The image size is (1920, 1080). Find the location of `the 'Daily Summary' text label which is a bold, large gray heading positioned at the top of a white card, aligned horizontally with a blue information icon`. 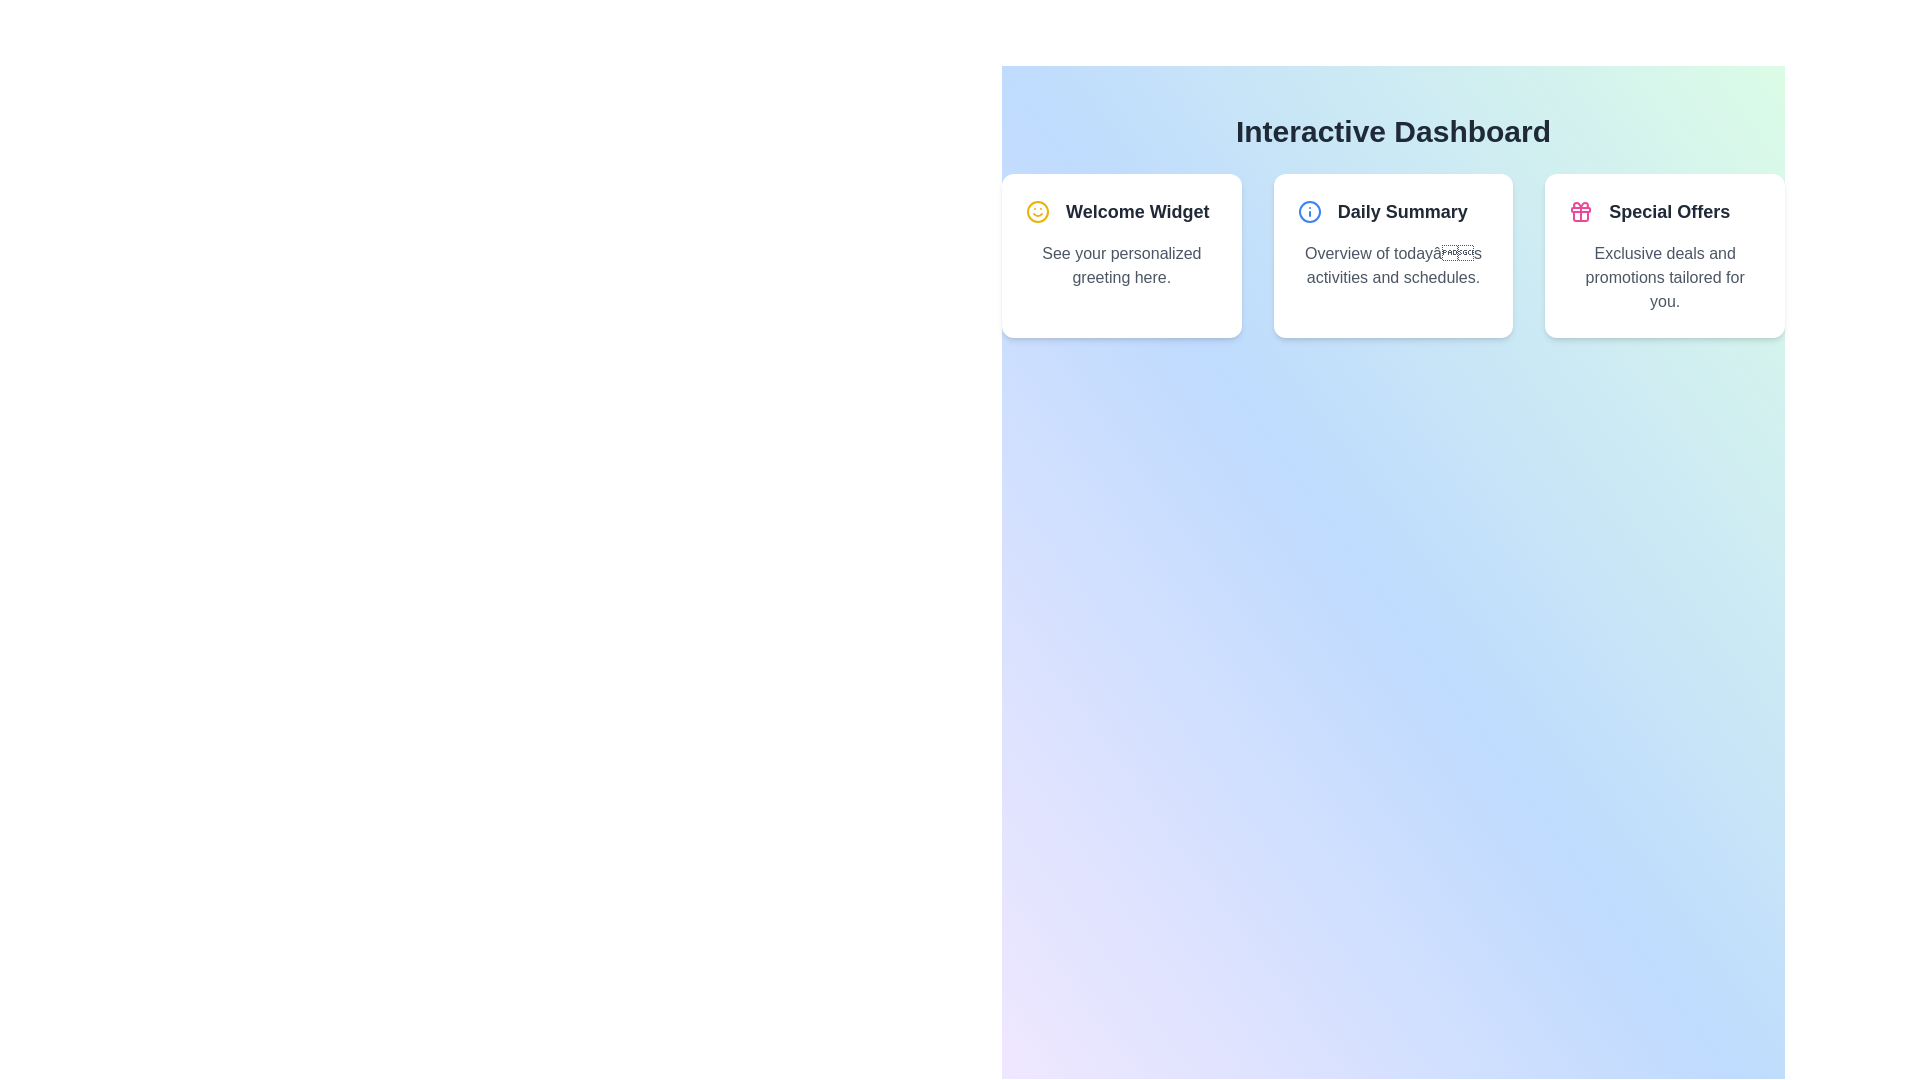

the 'Daily Summary' text label which is a bold, large gray heading positioned at the top of a white card, aligned horizontally with a blue information icon is located at coordinates (1392, 212).